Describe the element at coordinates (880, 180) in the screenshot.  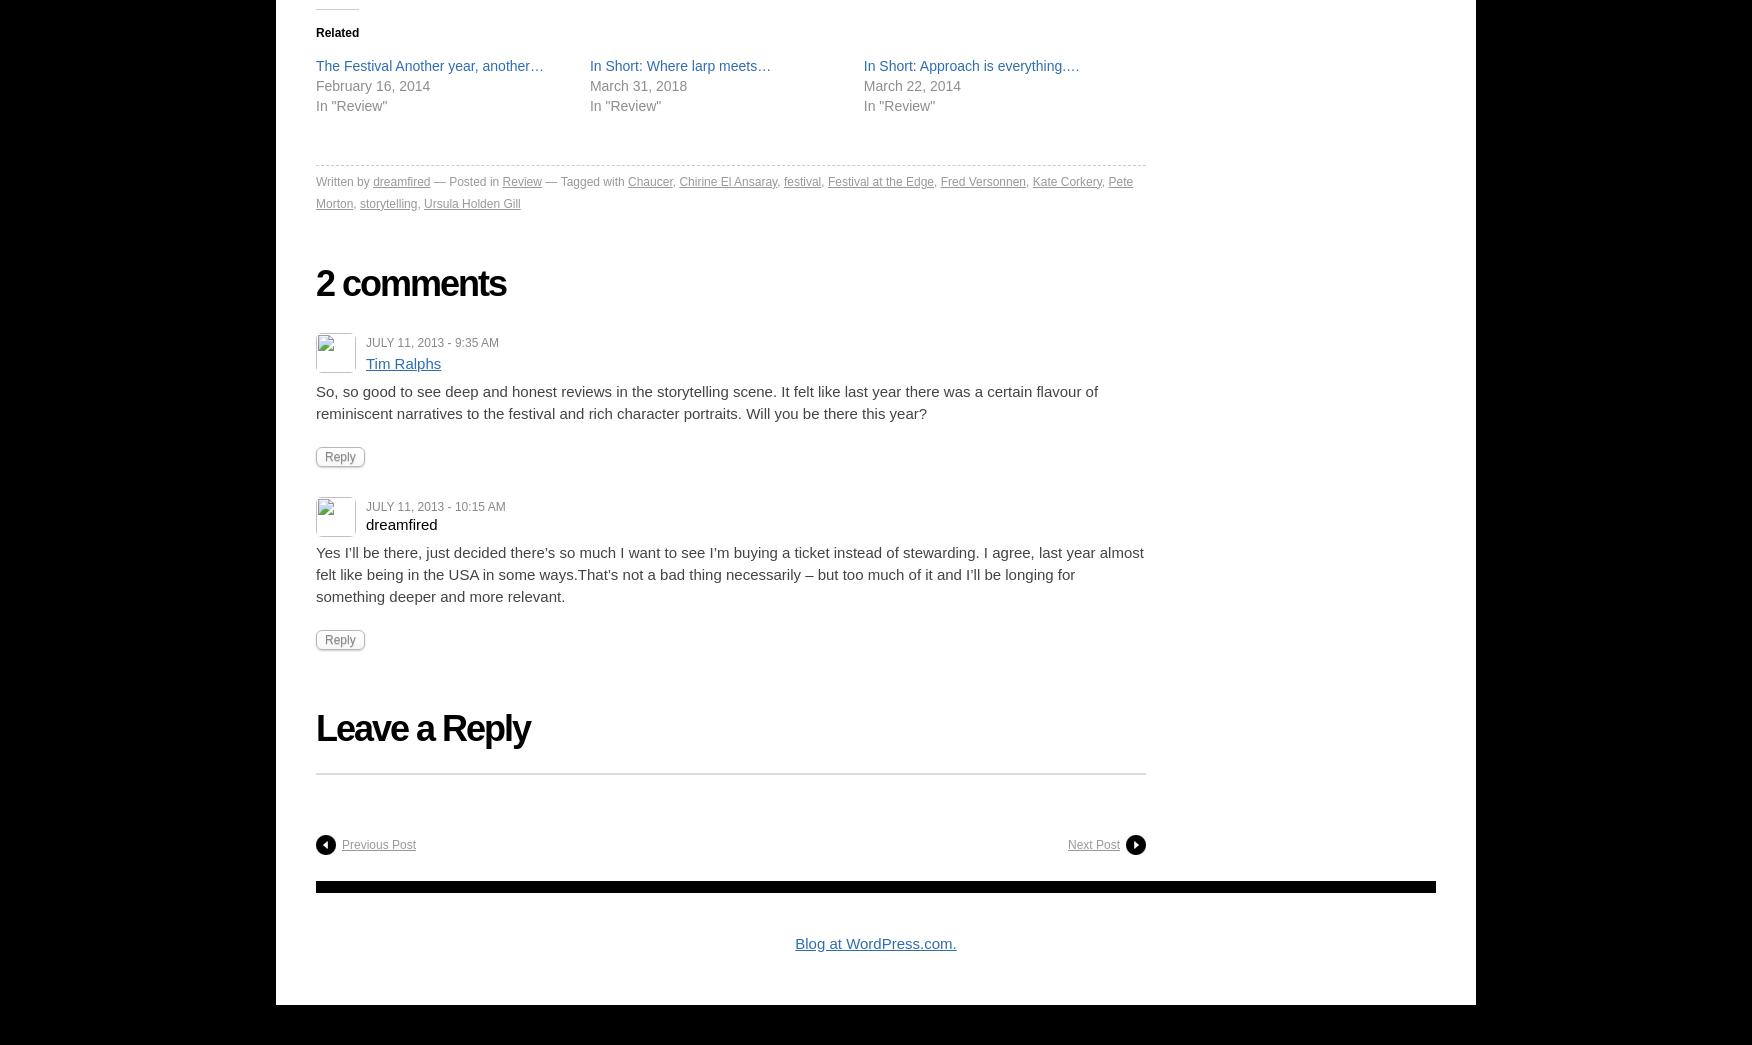
I see `'Festival at the Edge'` at that location.